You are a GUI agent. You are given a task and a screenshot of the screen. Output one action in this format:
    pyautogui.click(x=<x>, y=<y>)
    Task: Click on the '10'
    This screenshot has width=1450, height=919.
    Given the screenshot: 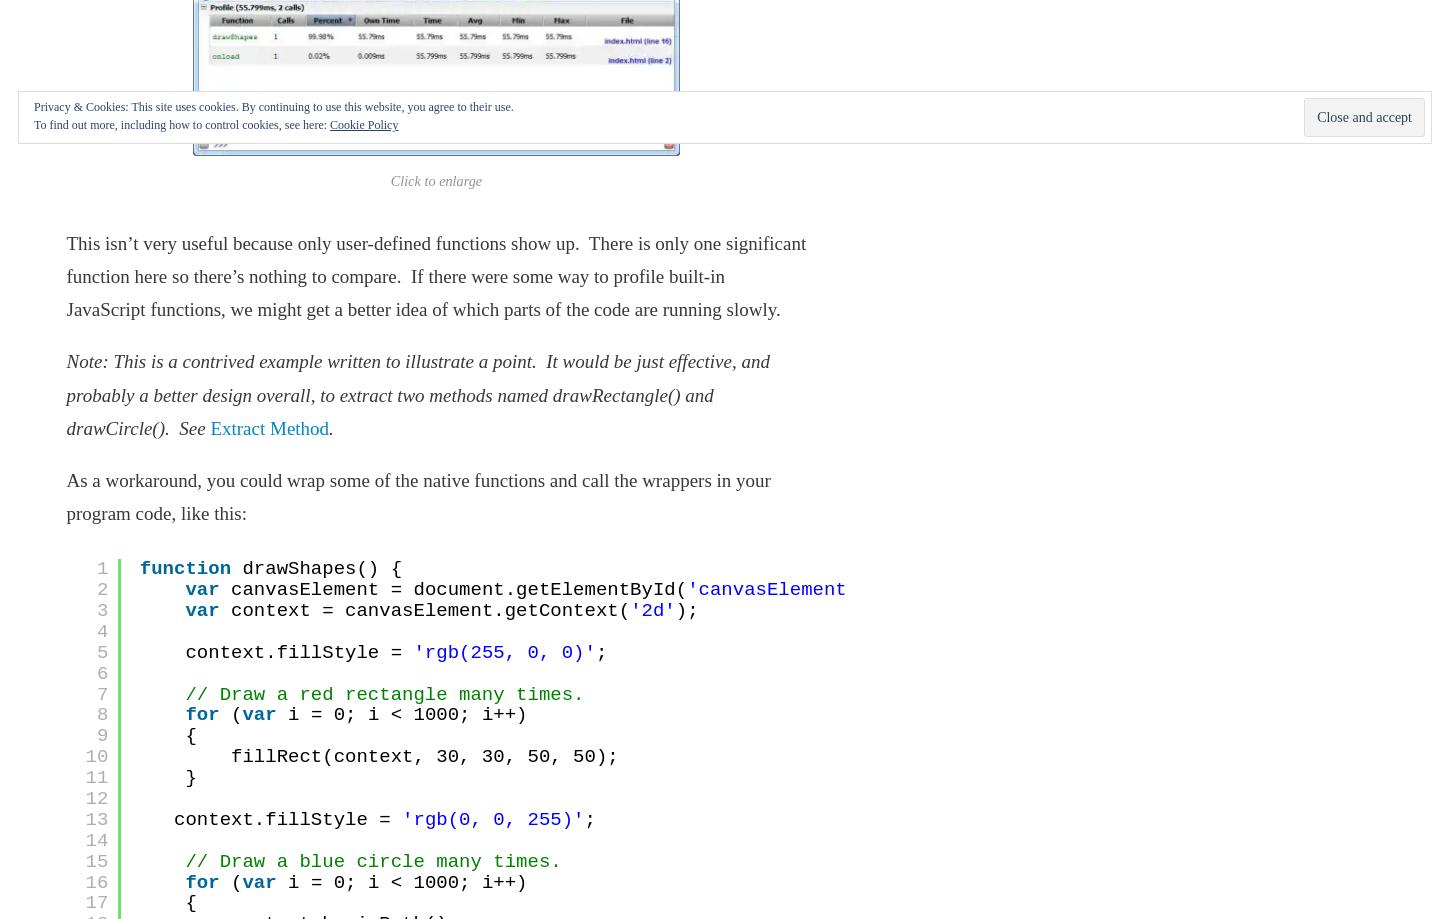 What is the action you would take?
    pyautogui.click(x=96, y=756)
    